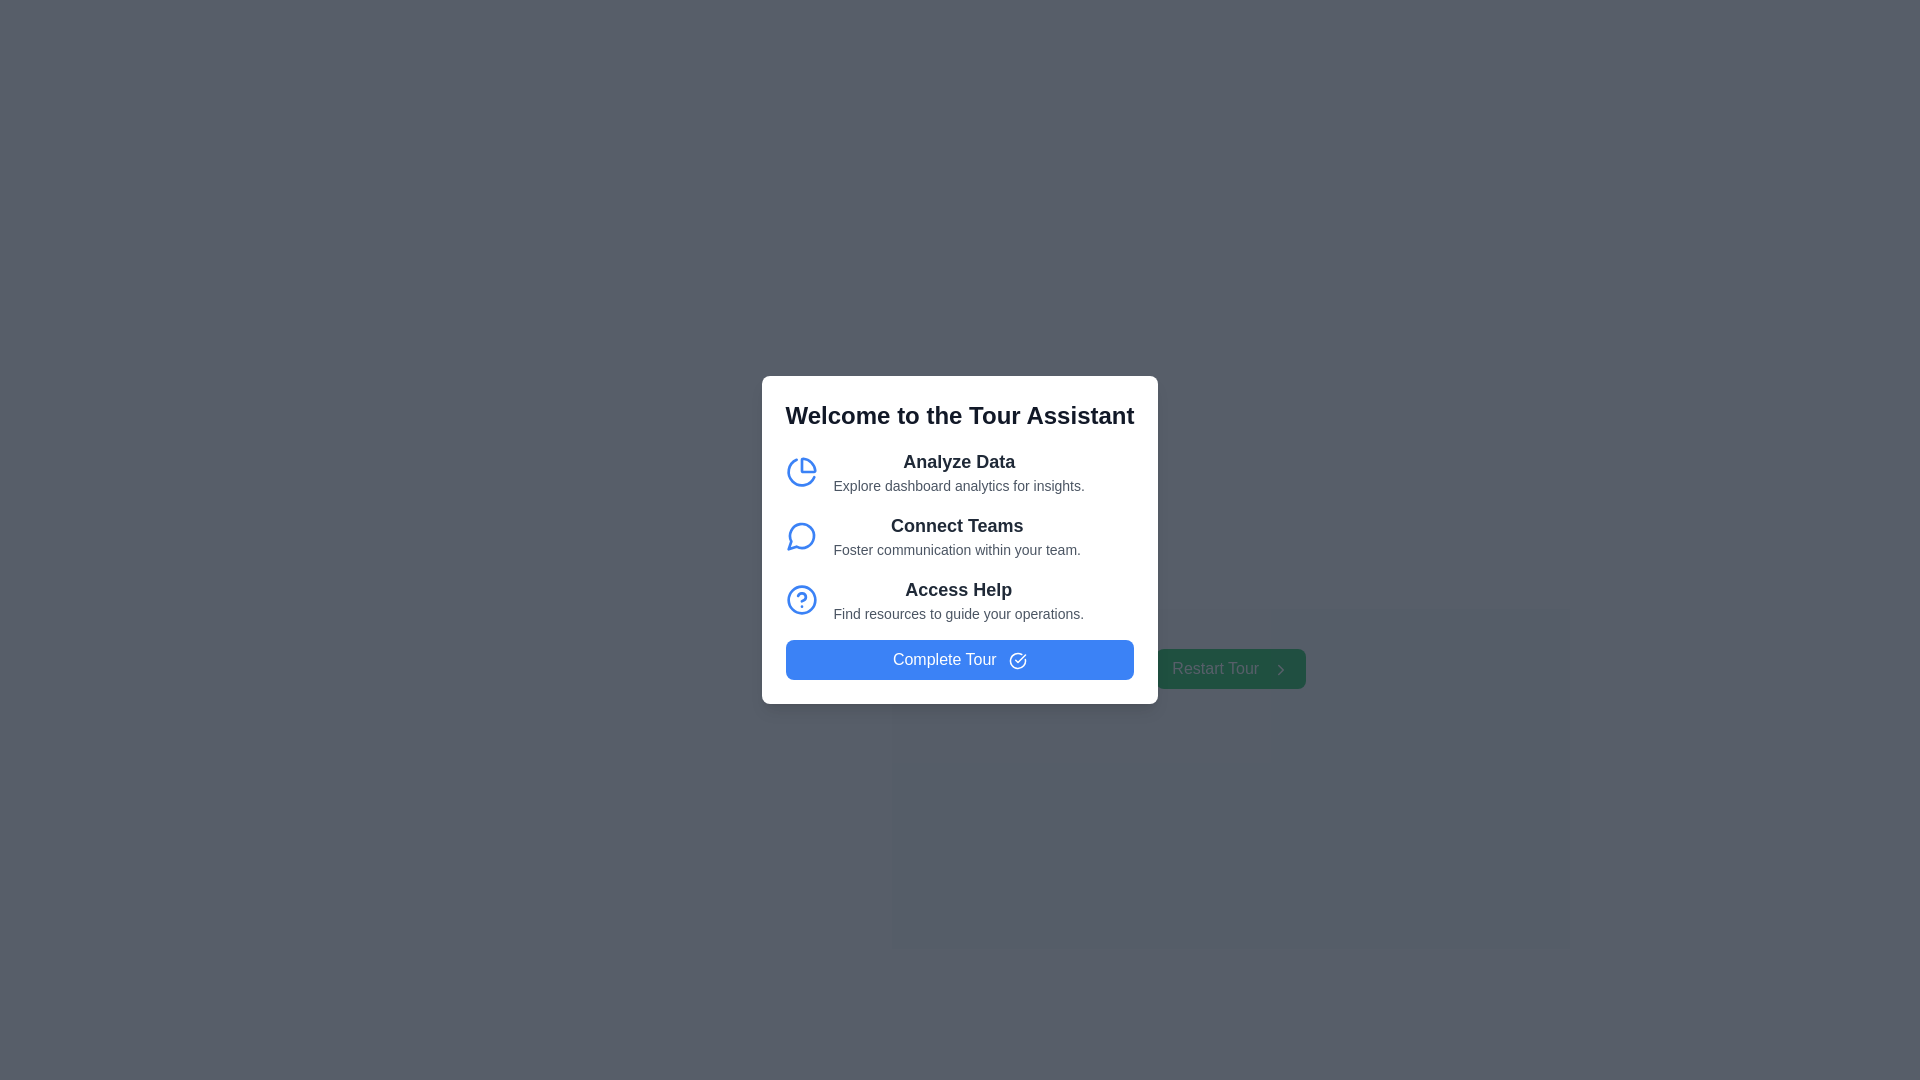  I want to click on the circular icon with a checkmark inside, styled with a line-drawn appearance, located to the right of the 'Complete Tour' text within the blue button at the bottom-center of the modal dialogue, so click(1018, 660).